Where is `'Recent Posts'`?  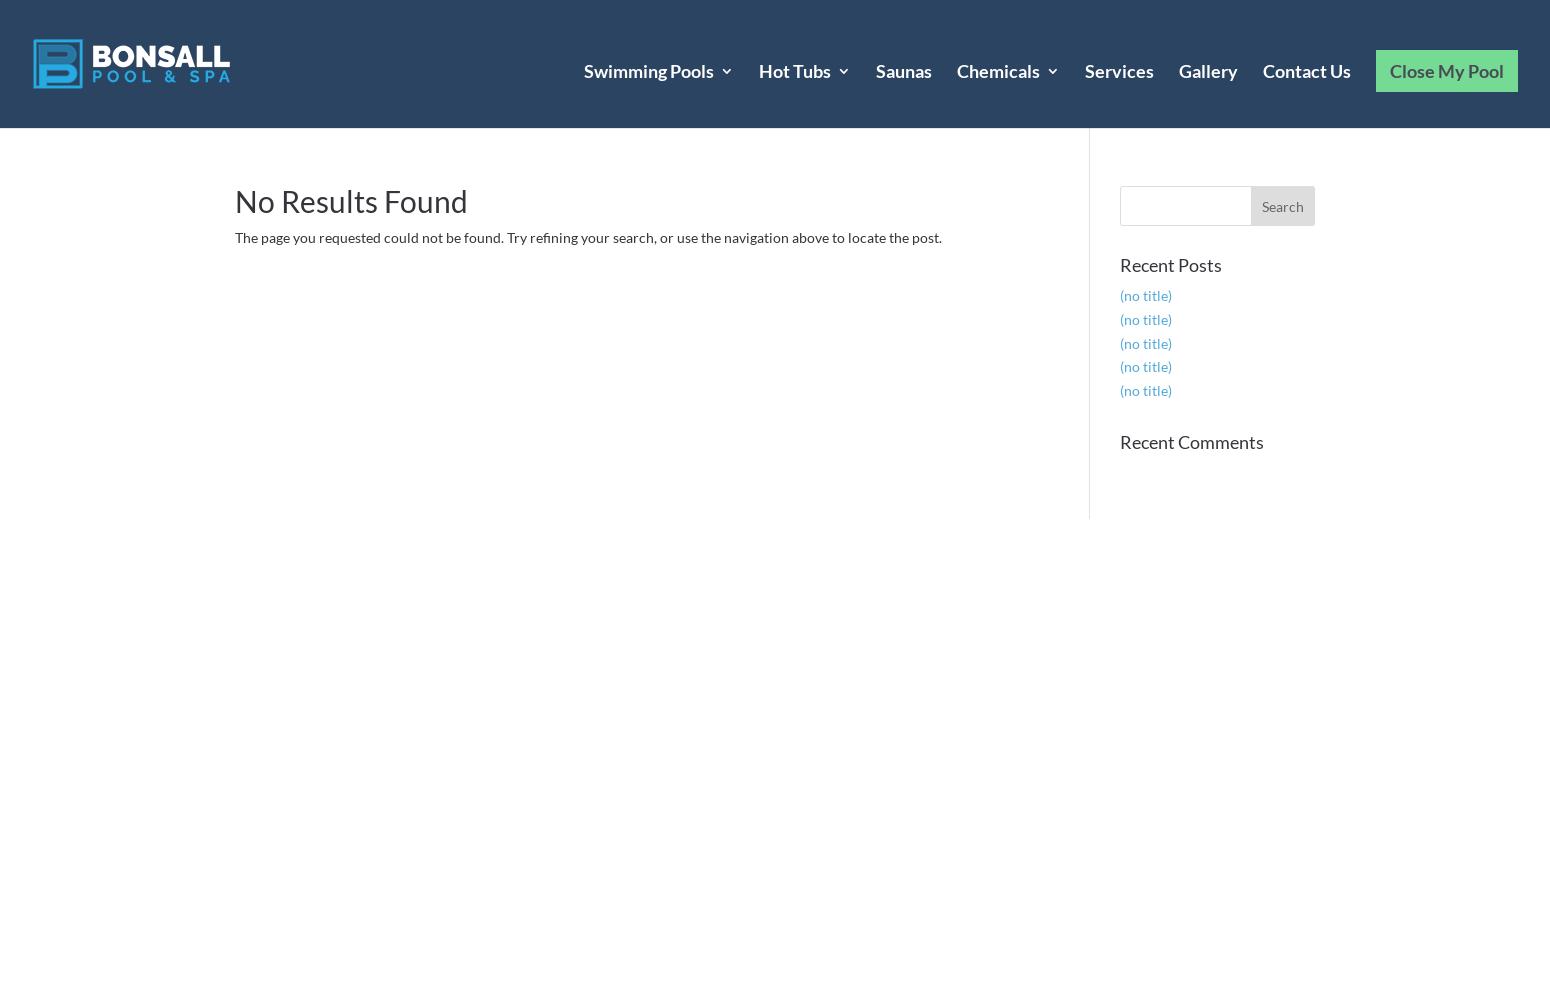 'Recent Posts' is located at coordinates (1169, 265).